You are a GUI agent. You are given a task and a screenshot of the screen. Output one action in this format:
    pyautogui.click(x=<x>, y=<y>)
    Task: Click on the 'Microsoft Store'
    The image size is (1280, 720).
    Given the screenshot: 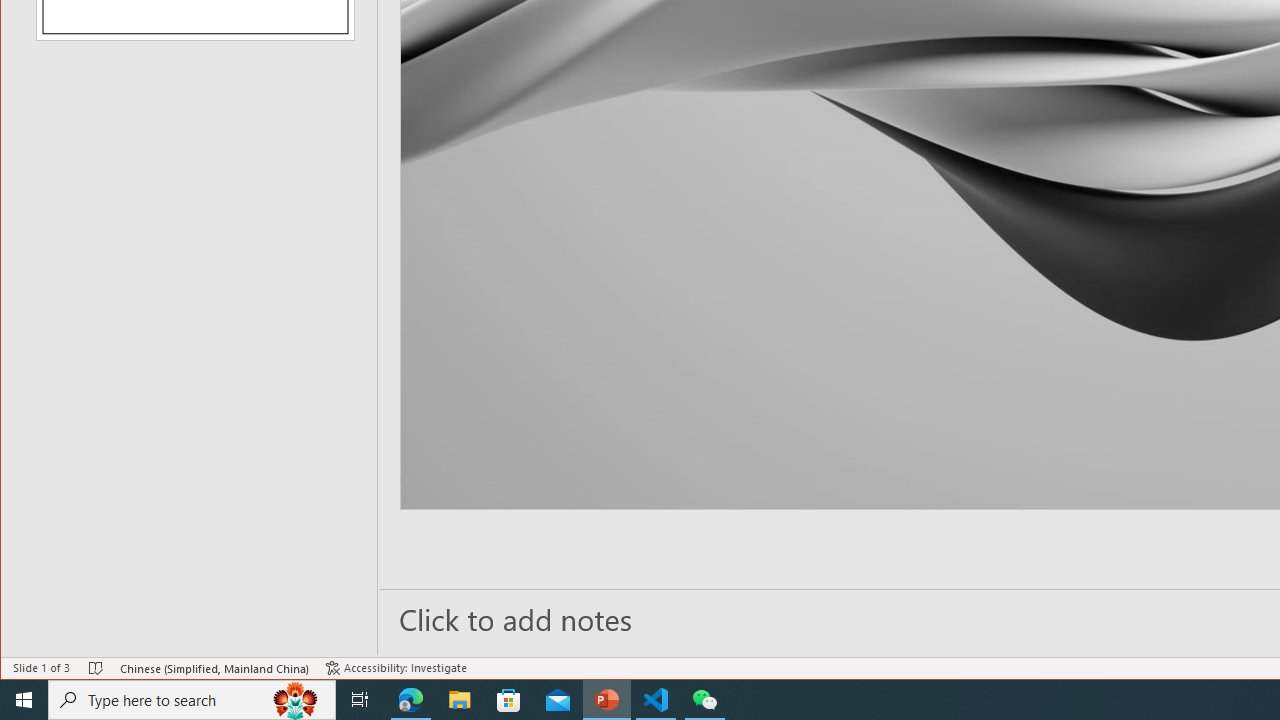 What is the action you would take?
    pyautogui.click(x=509, y=698)
    